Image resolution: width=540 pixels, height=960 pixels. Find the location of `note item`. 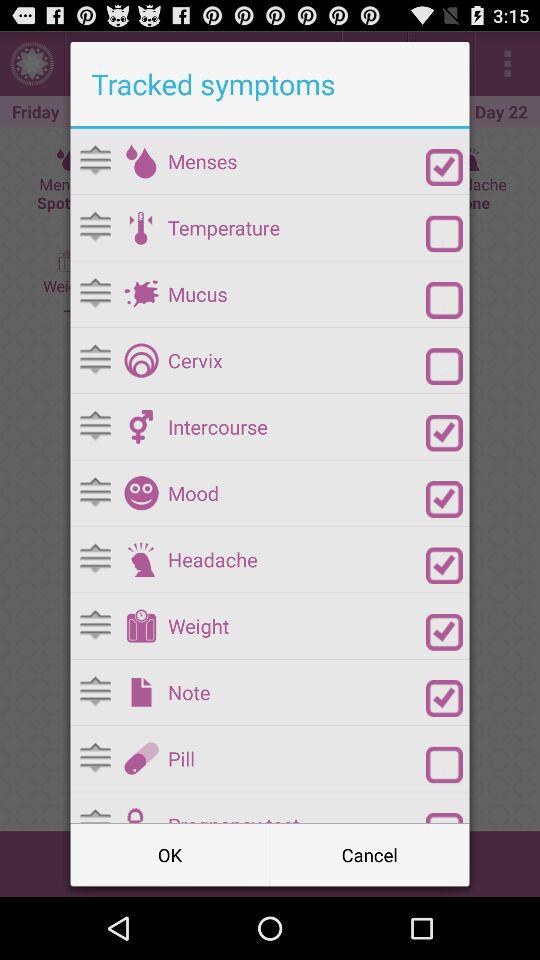

note item is located at coordinates (296, 692).